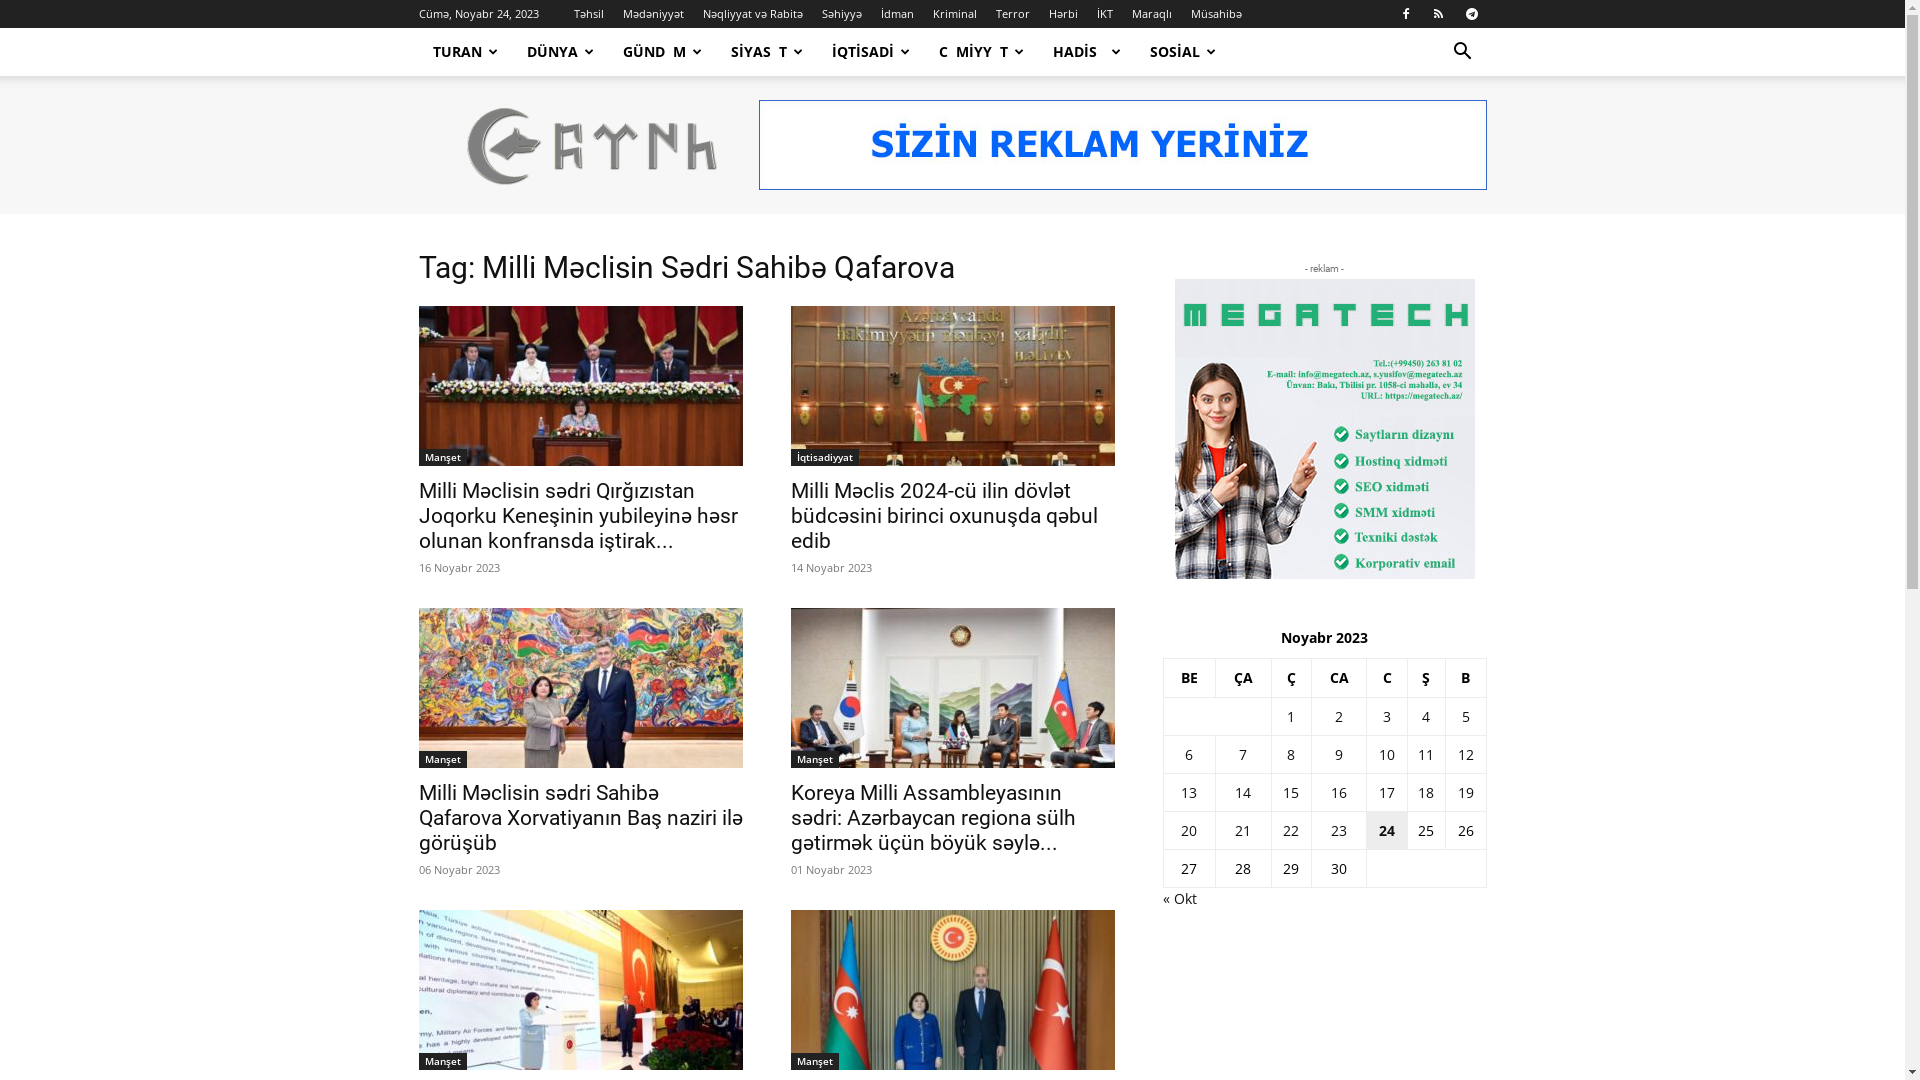 The width and height of the screenshot is (1920, 1080). I want to click on 'Kriminal', so click(953, 13).